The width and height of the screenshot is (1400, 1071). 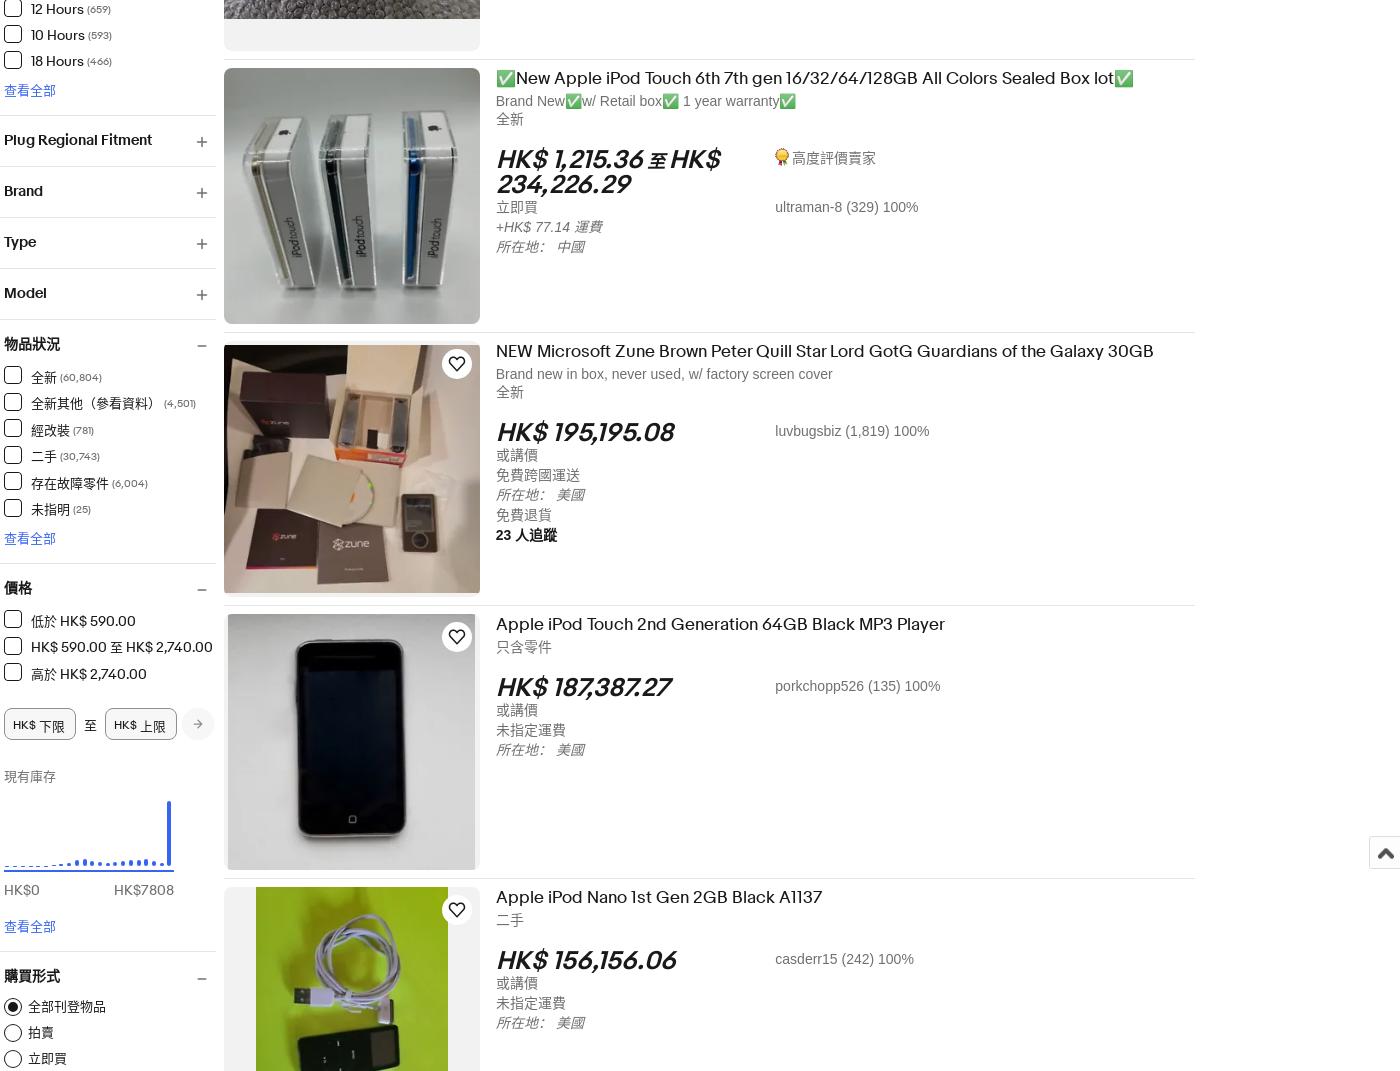 What do you see at coordinates (561, 226) in the screenshot?
I see `'+HK$ 77.14 運費'` at bounding box center [561, 226].